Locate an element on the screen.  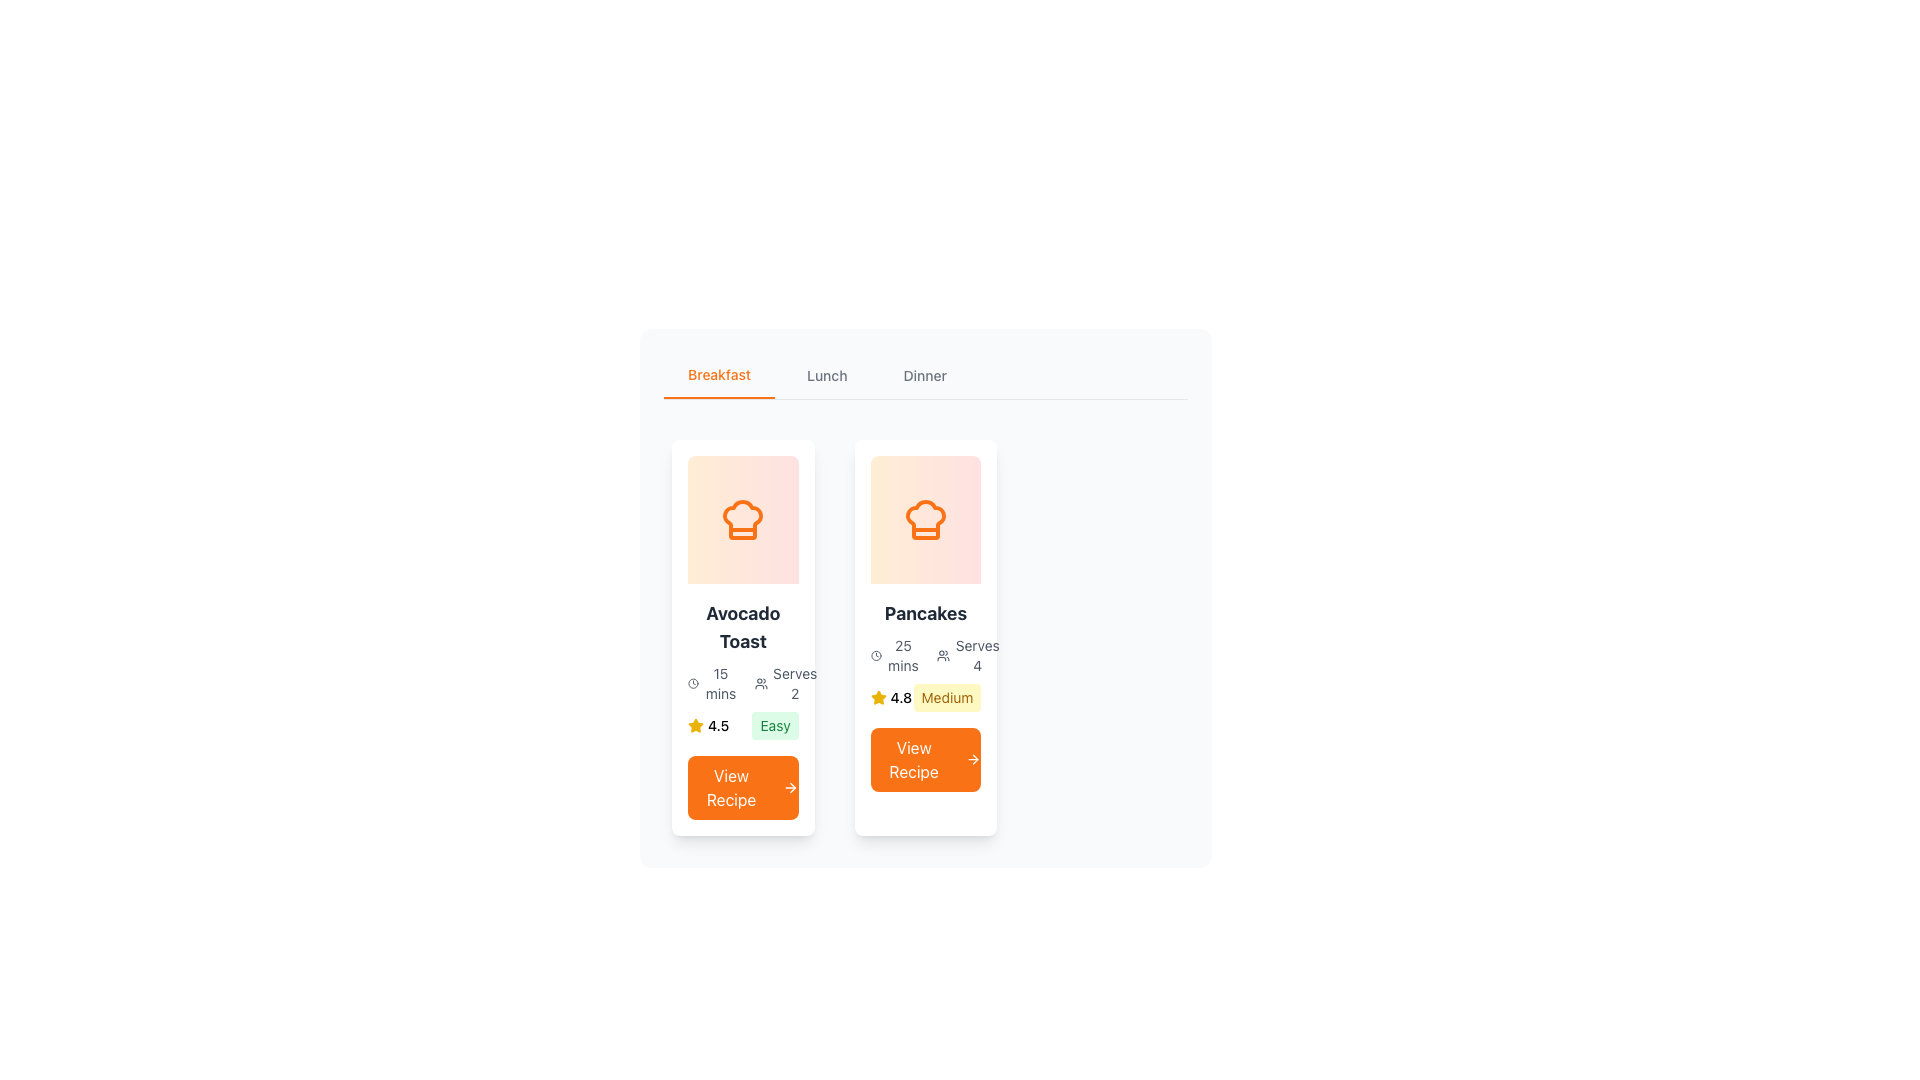
the clickable text label 'Dinner' in the navigation bar to observe potential styling changes is located at coordinates (924, 375).